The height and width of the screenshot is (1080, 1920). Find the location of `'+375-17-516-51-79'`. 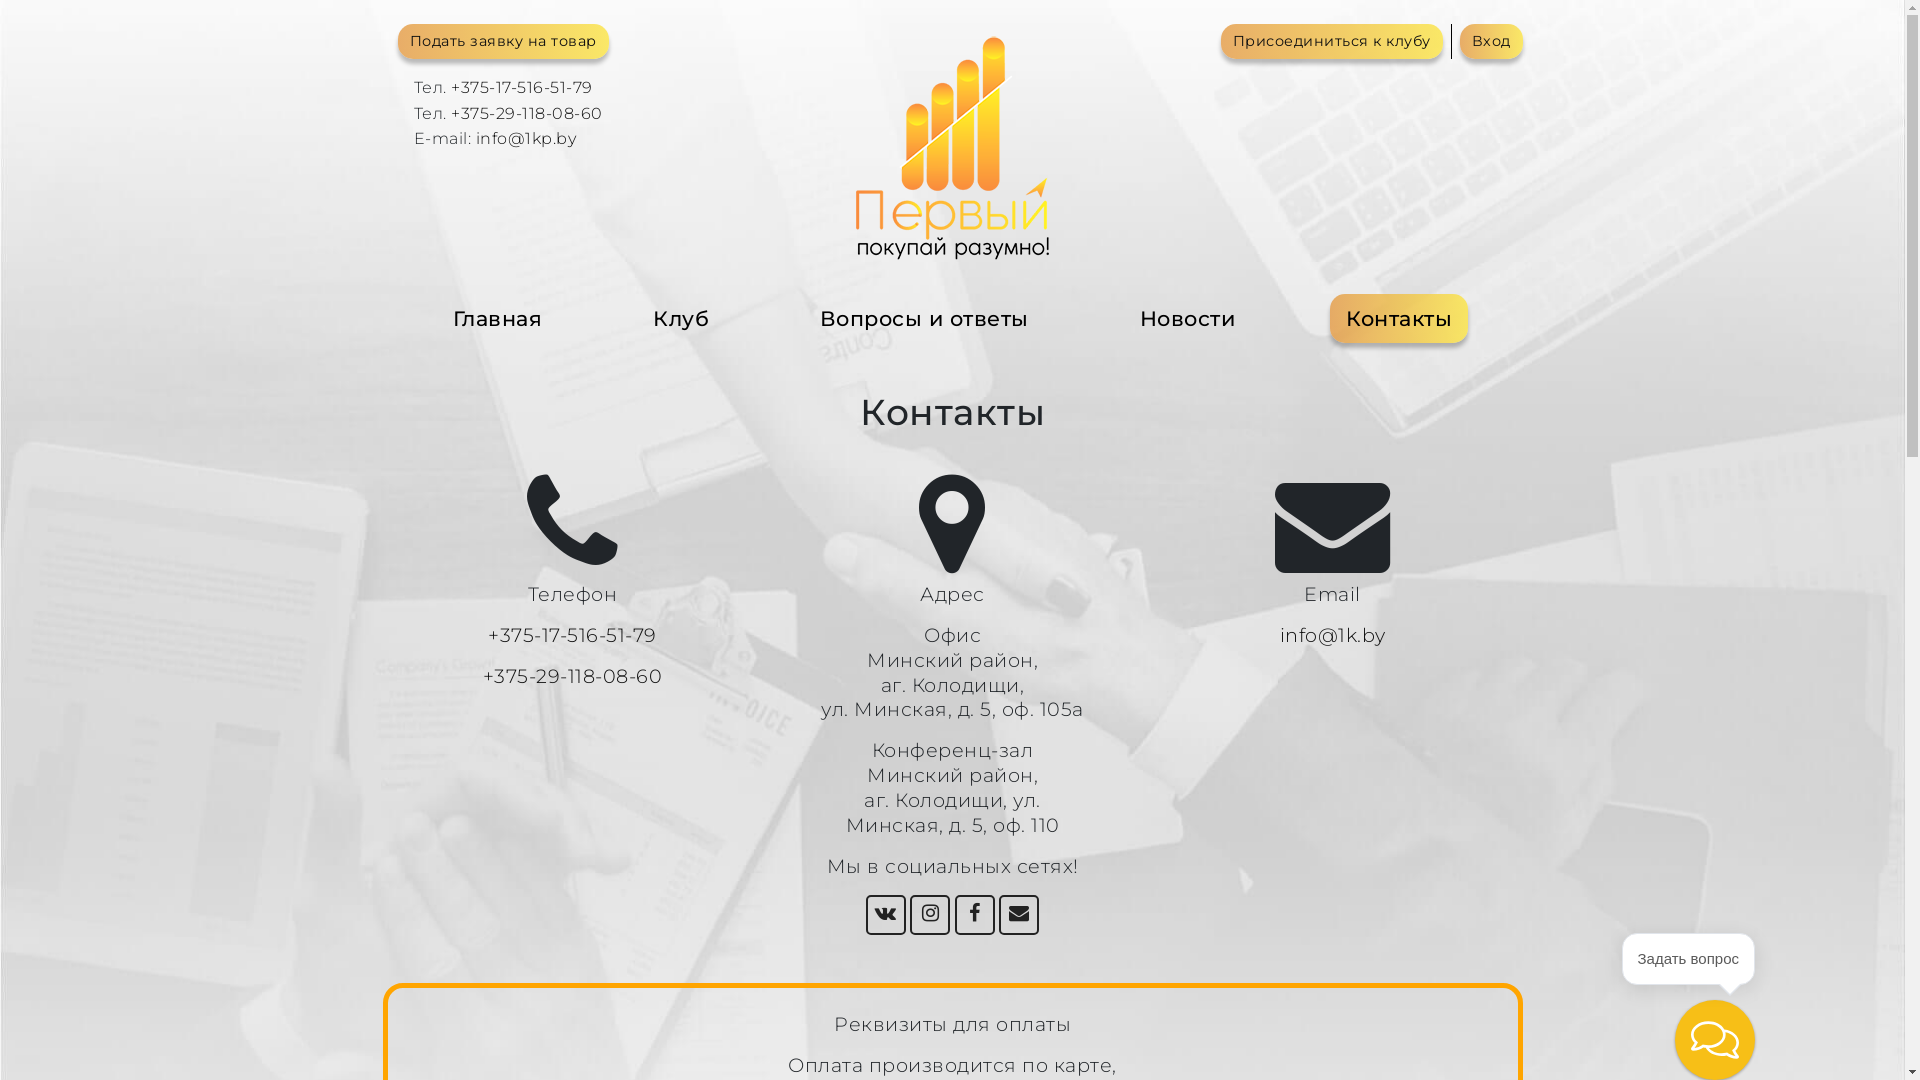

'+375-17-516-51-79' is located at coordinates (571, 635).